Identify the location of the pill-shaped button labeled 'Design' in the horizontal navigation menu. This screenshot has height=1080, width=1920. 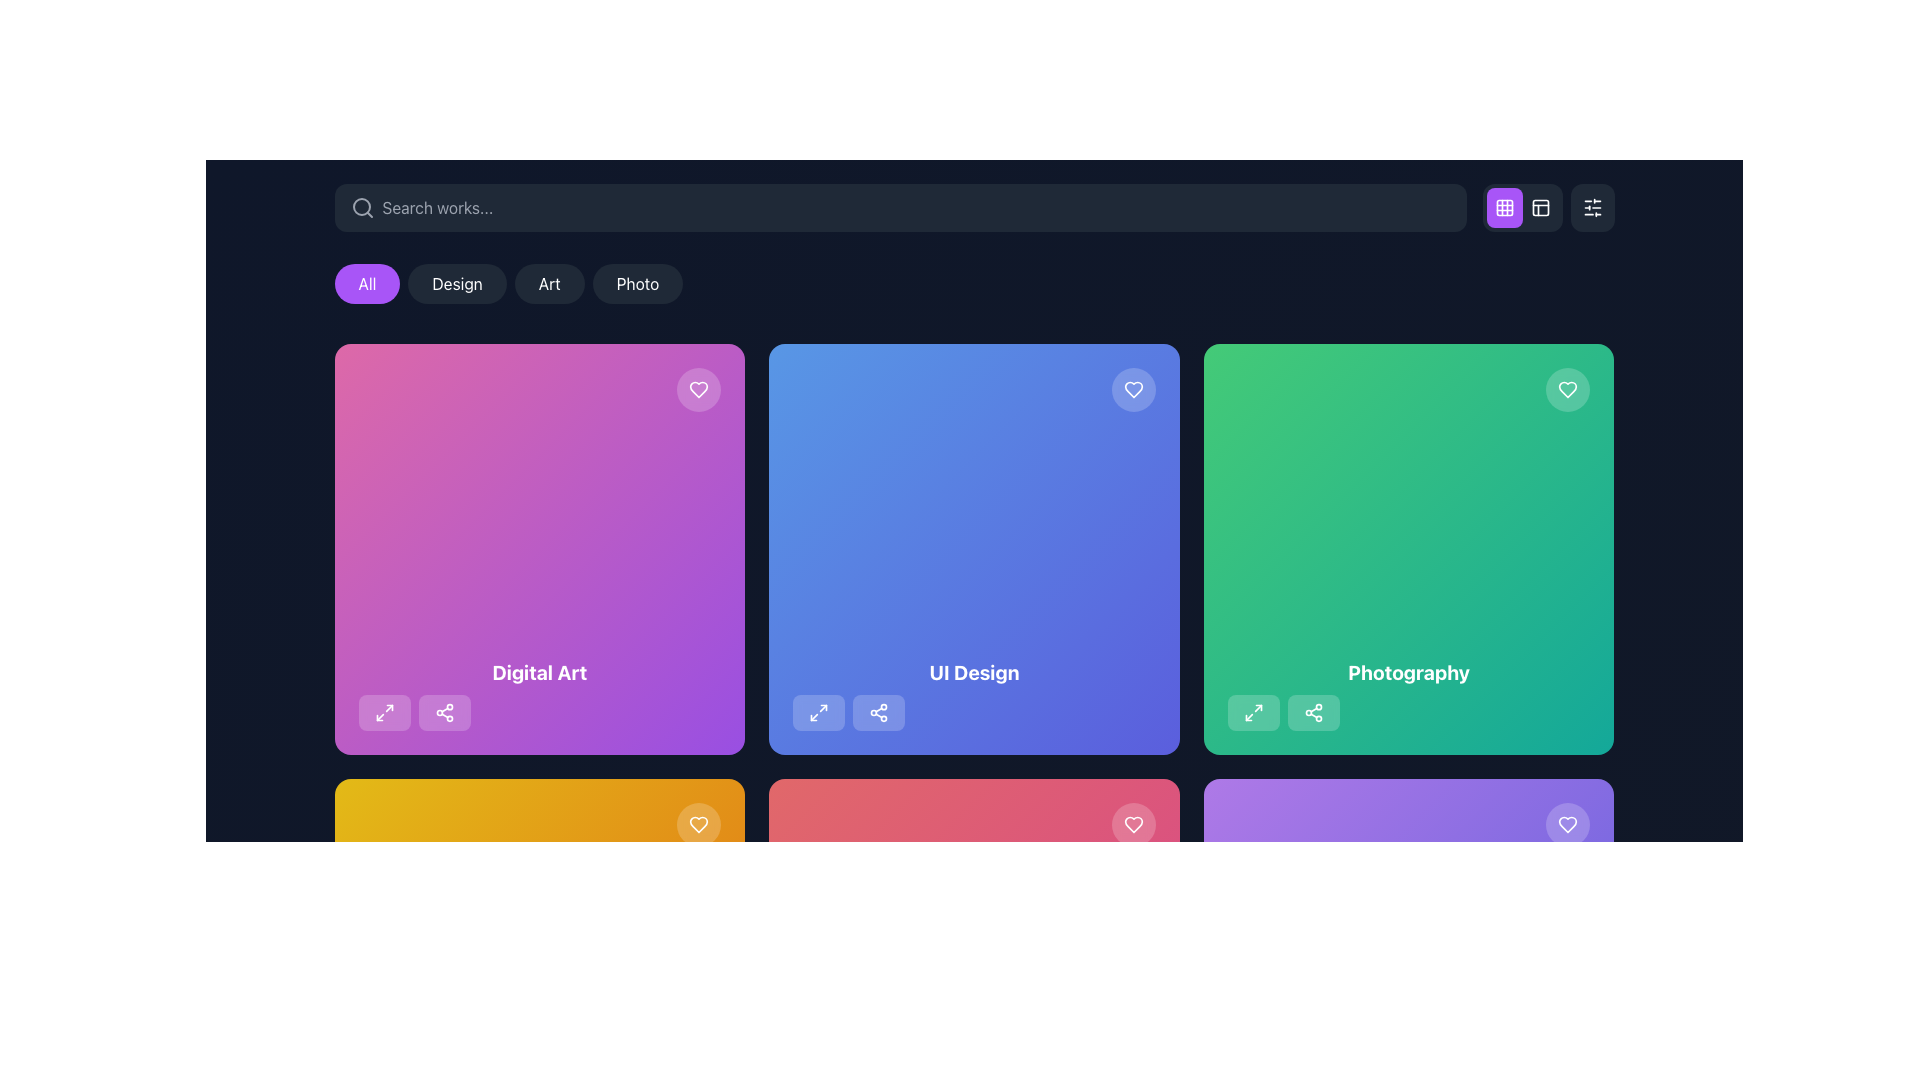
(456, 284).